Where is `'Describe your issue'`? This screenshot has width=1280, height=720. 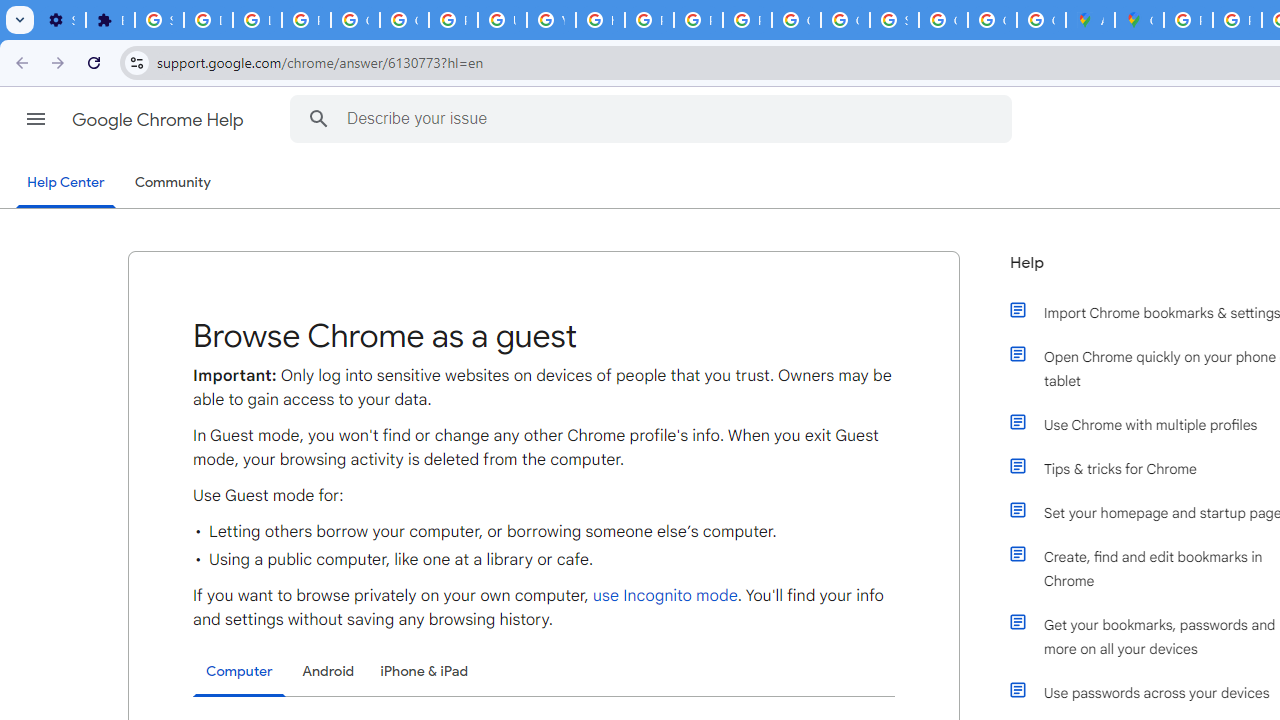 'Describe your issue' is located at coordinates (654, 118).